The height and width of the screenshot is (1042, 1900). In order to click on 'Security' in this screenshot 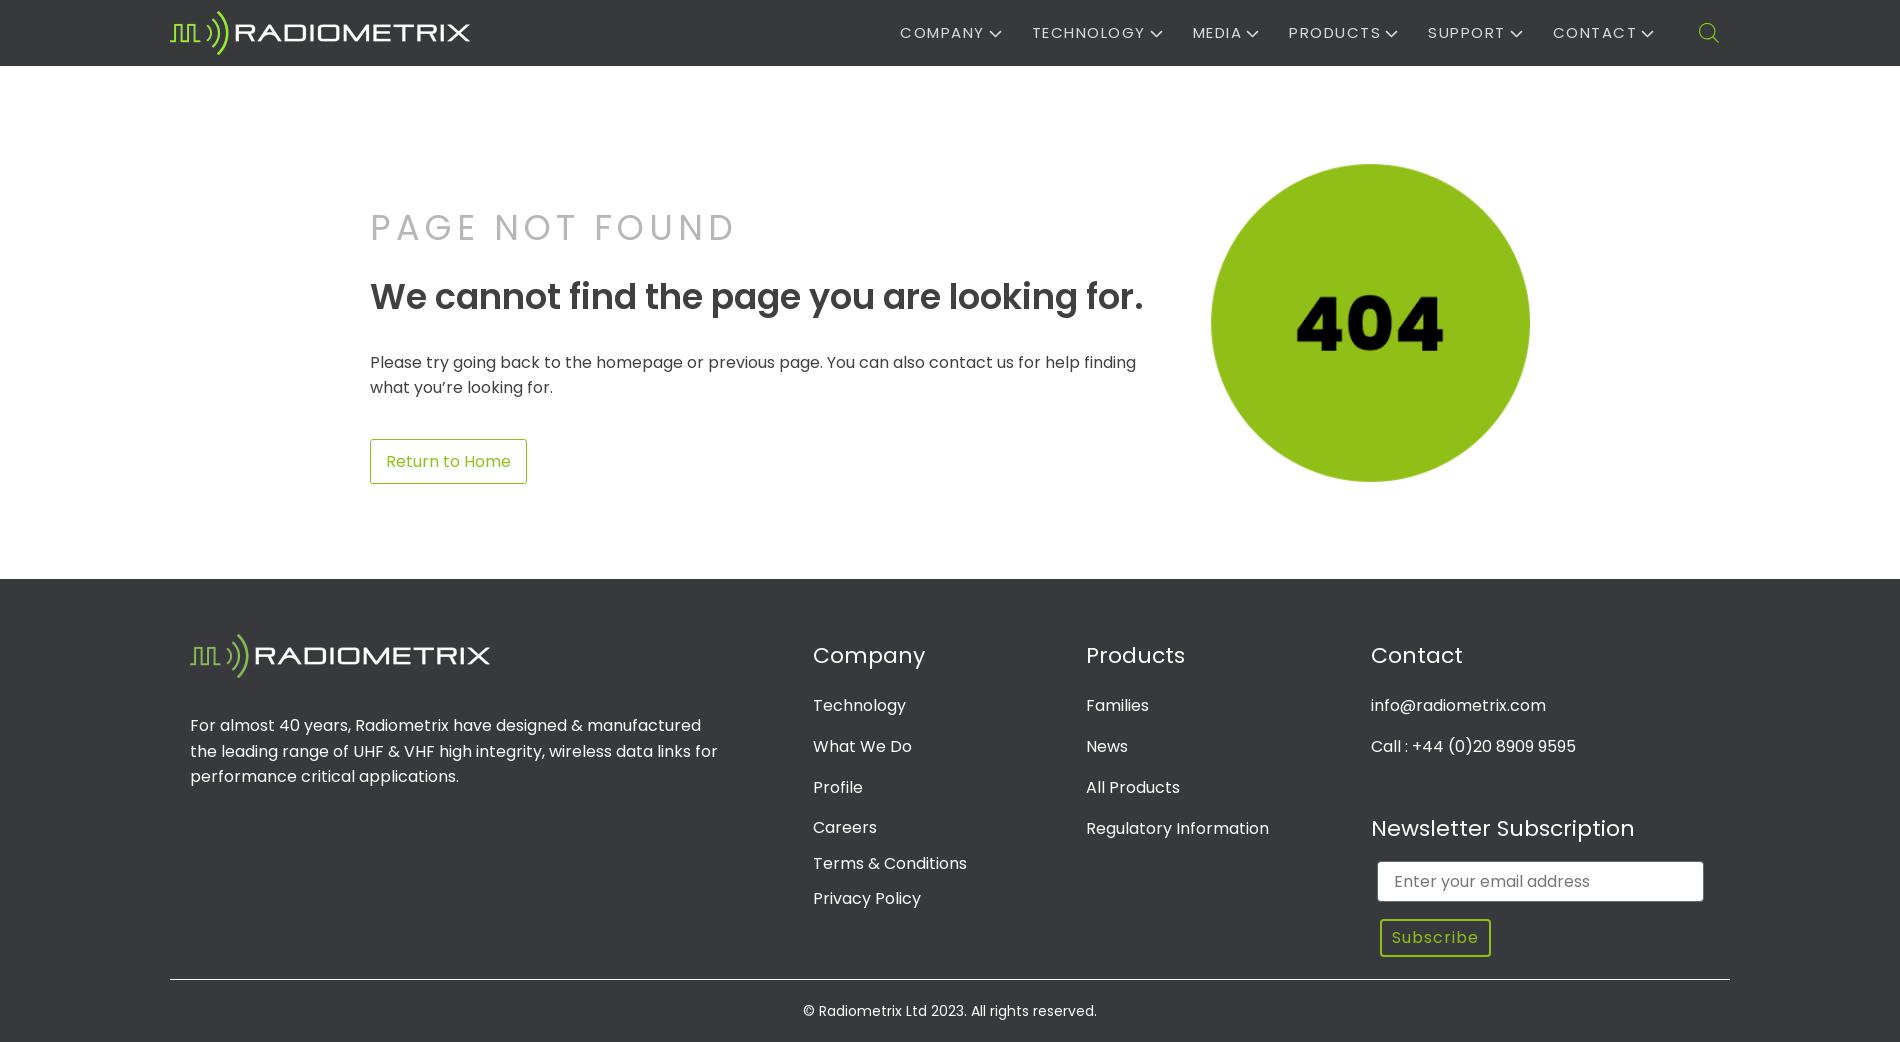, I will do `click(1237, 325)`.